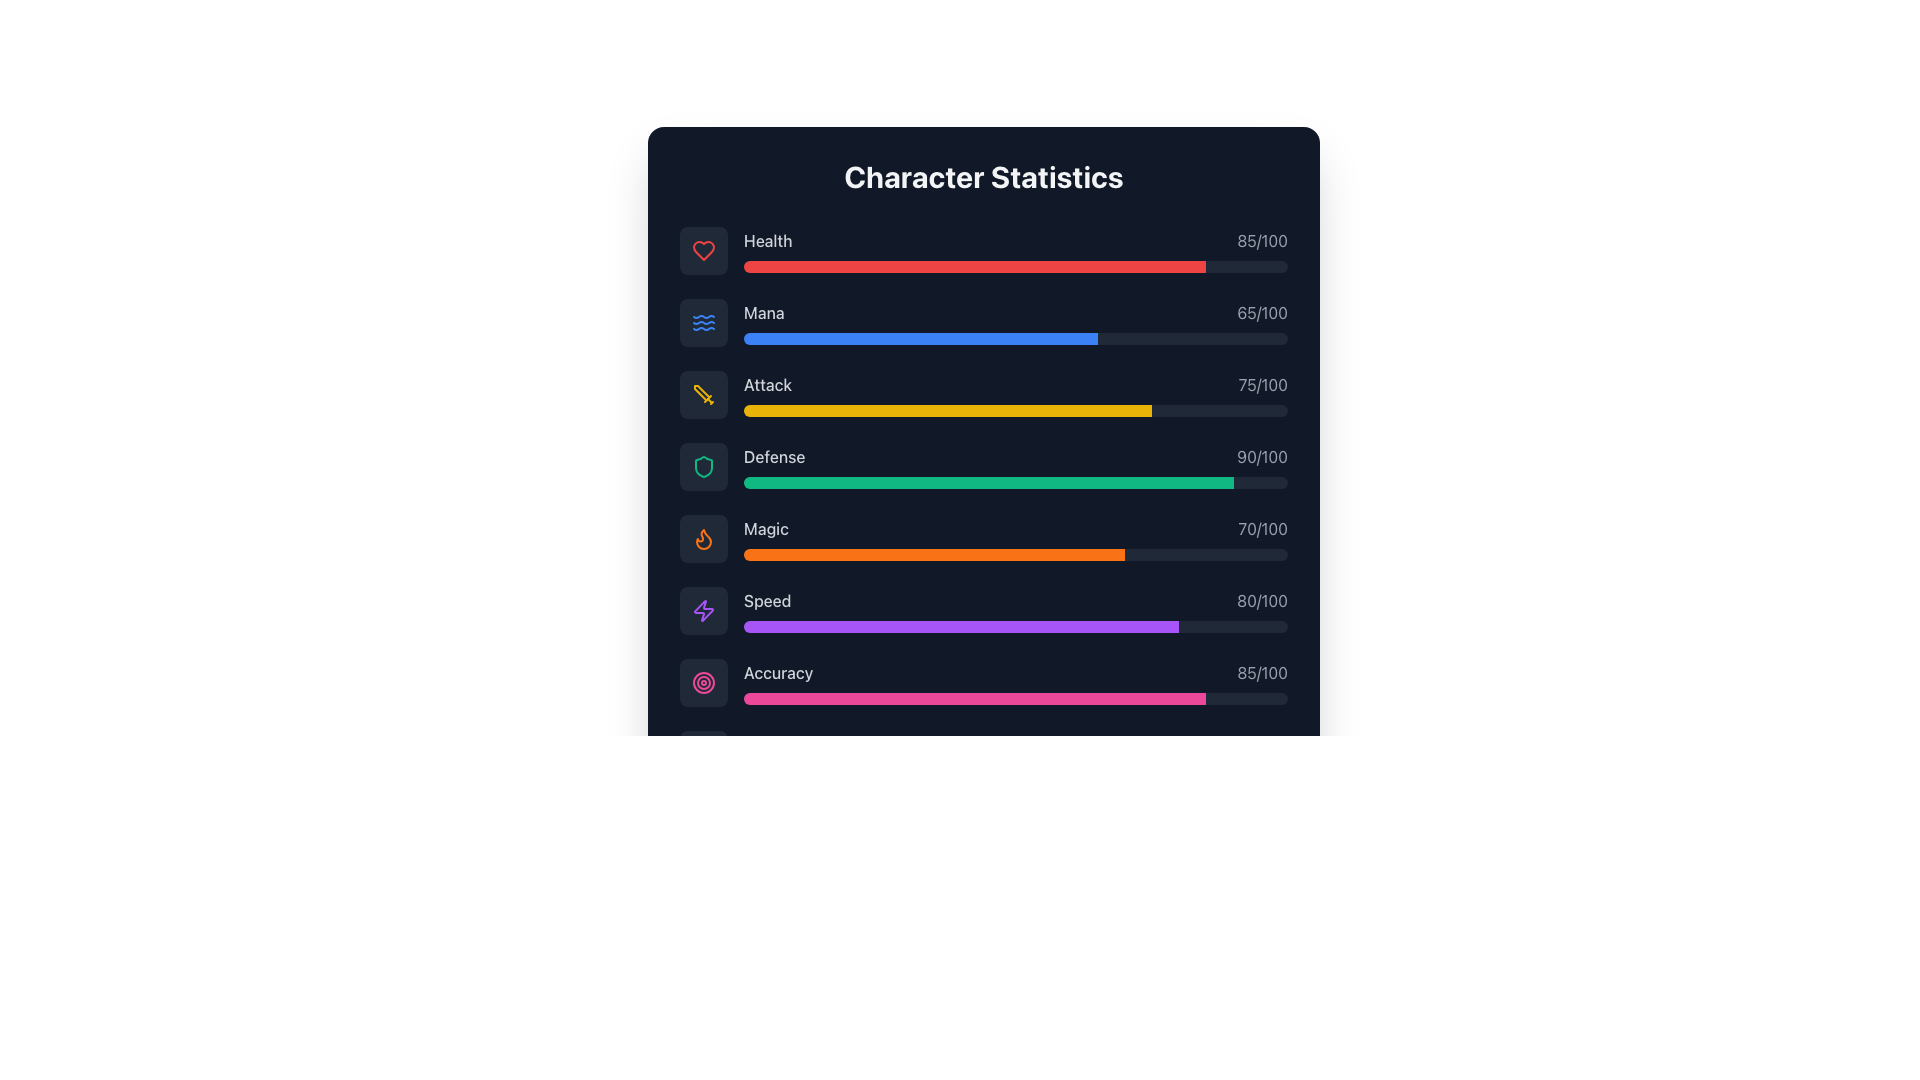 The width and height of the screenshot is (1920, 1080). I want to click on the 'Attack' text label styled in gray color within the character statistics list, located to the left of a yellow progress bar, so click(767, 385).